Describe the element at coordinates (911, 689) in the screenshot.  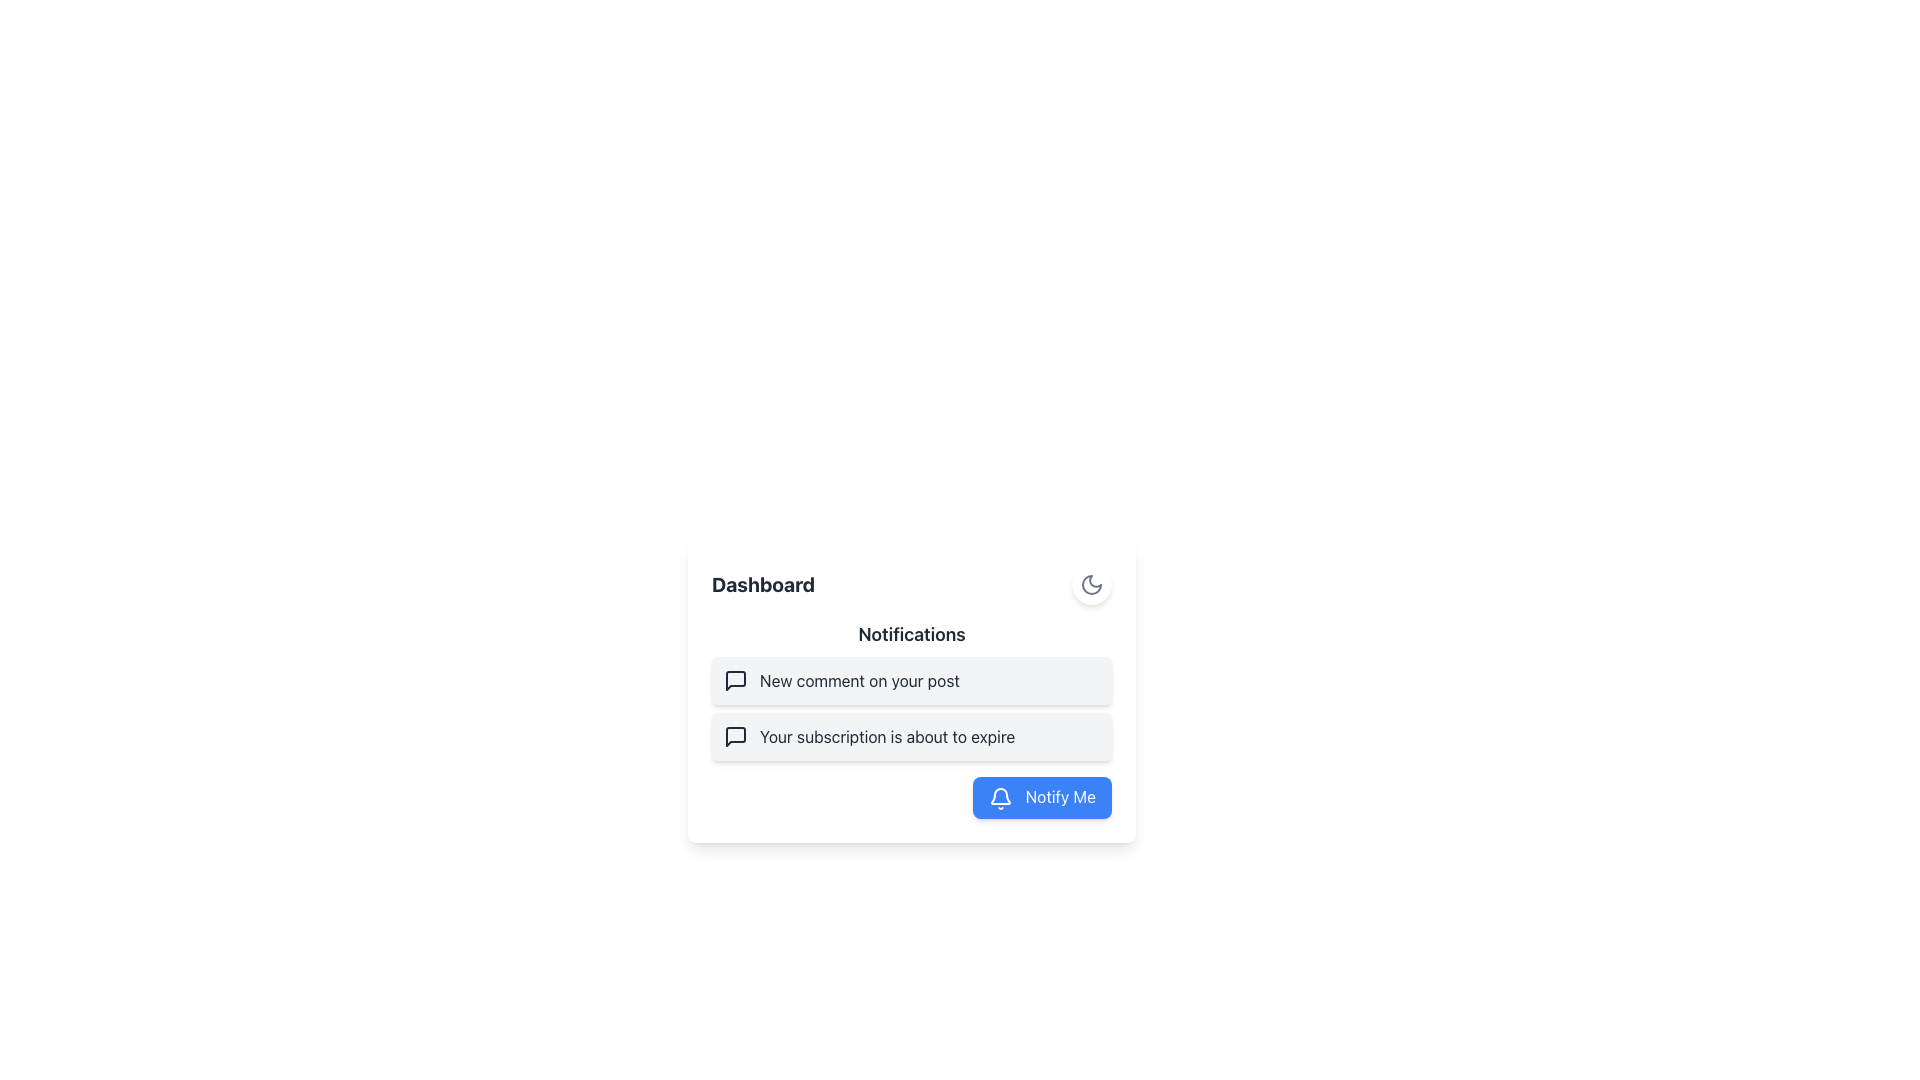
I see `the Alert Panel located centrally within the 'Dashboard' card, which displays notifications and alerts to the user` at that location.